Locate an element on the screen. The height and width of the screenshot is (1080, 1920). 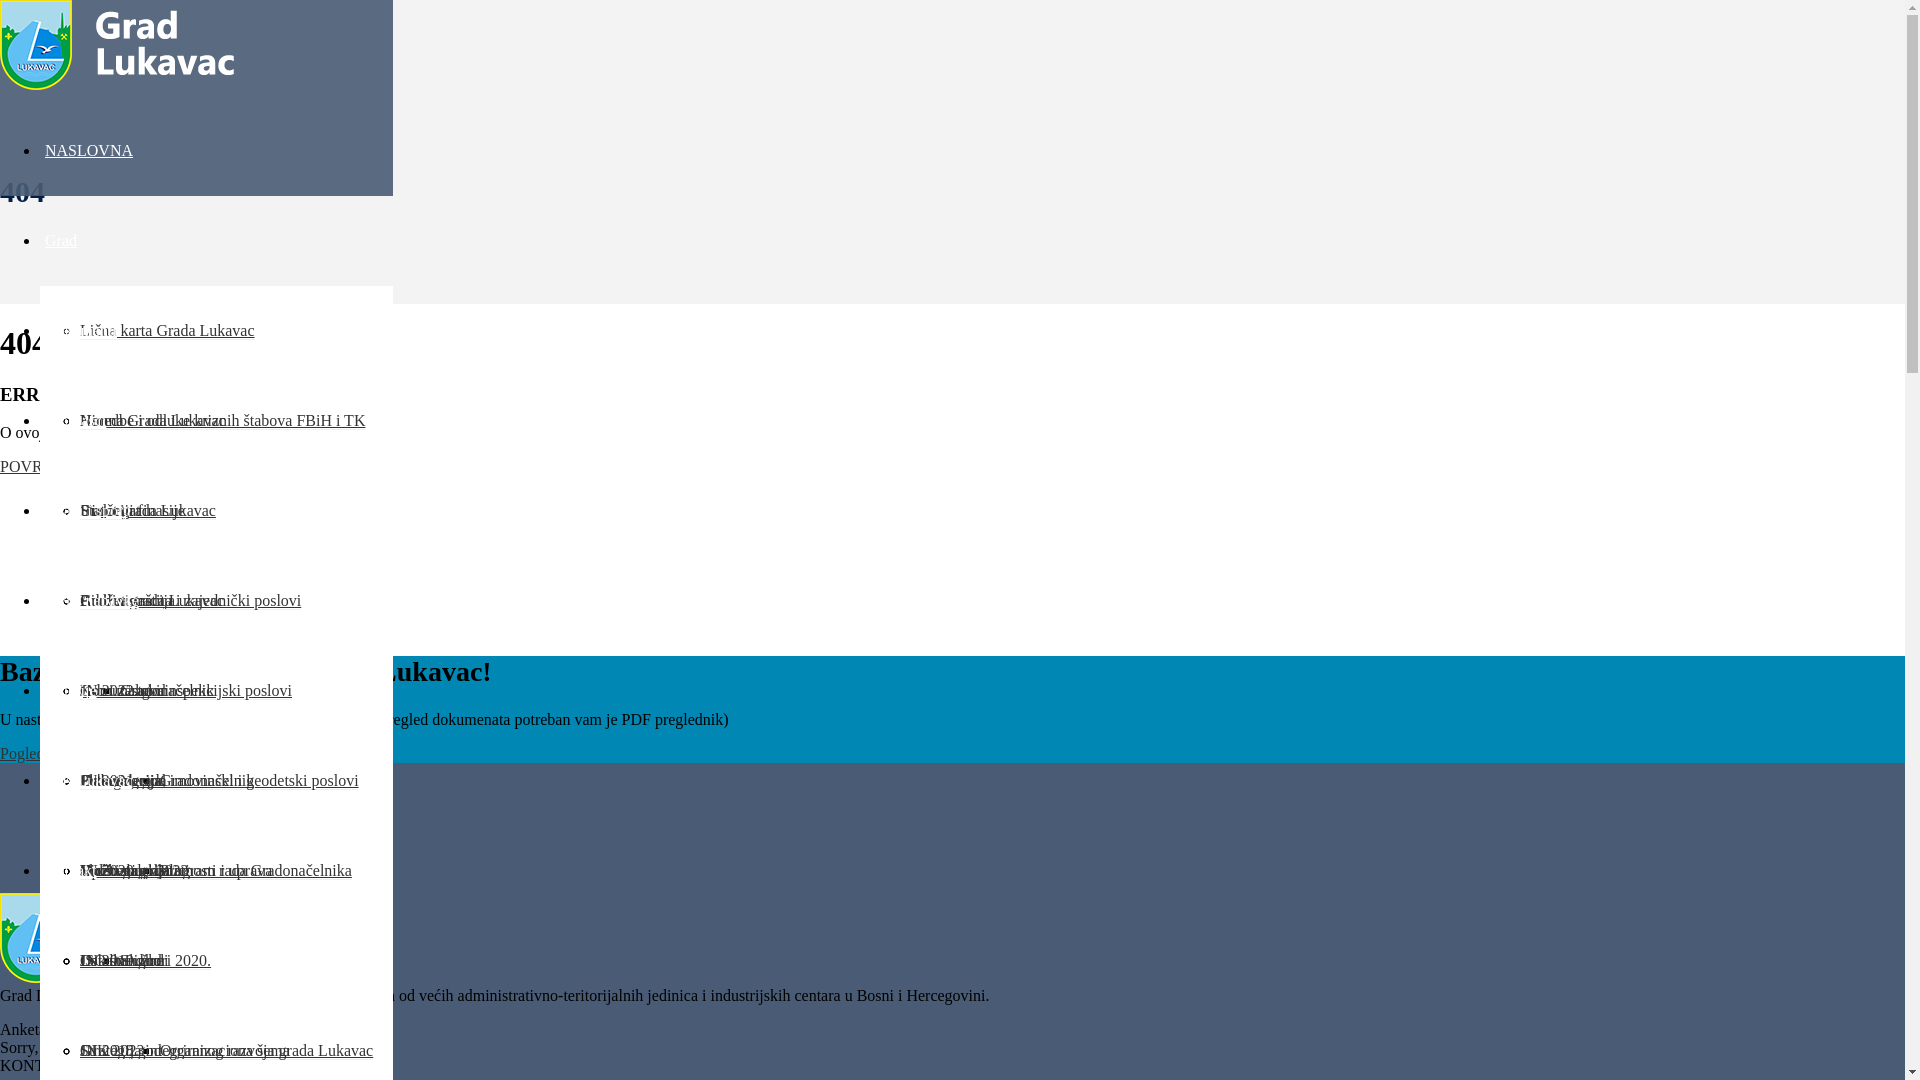
'JN 2018.god' is located at coordinates (80, 1049).